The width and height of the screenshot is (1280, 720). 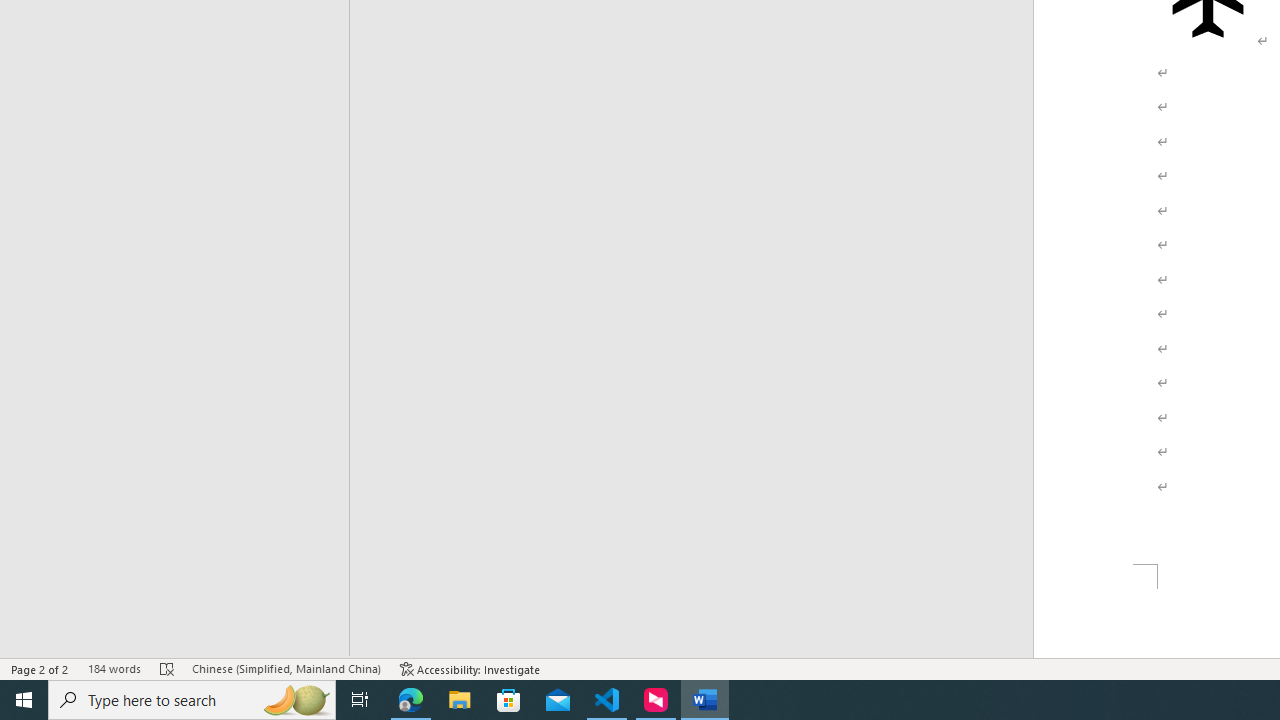 What do you see at coordinates (285, 669) in the screenshot?
I see `'Language Chinese (Simplified, Mainland China)'` at bounding box center [285, 669].